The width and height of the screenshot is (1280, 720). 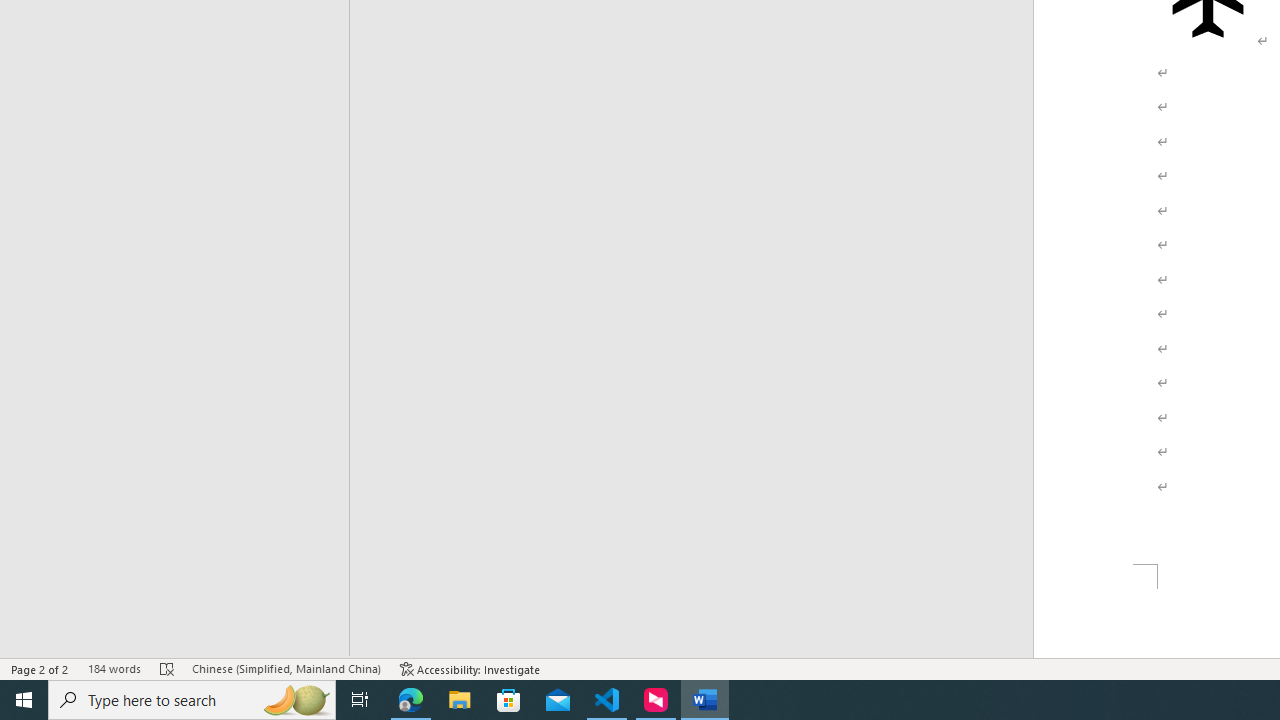 What do you see at coordinates (285, 669) in the screenshot?
I see `'Language Chinese (Simplified, Mainland China)'` at bounding box center [285, 669].